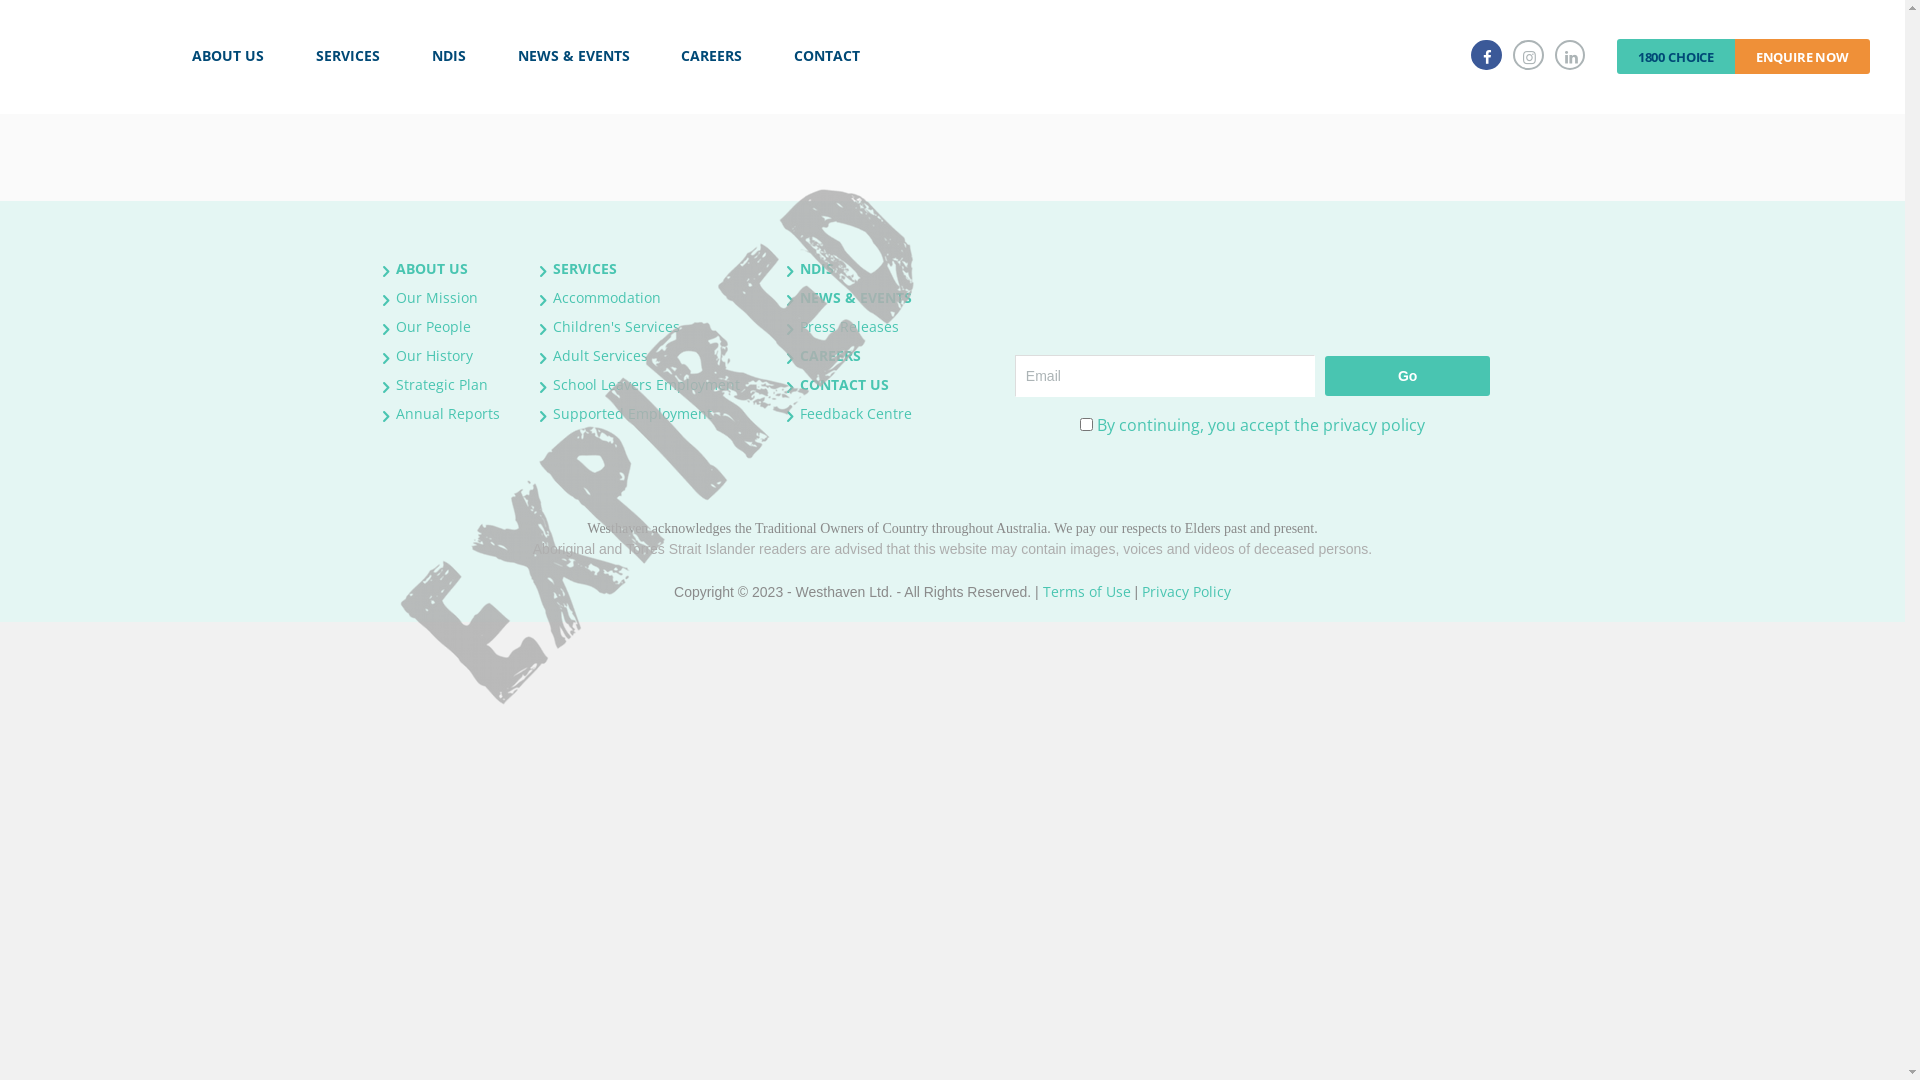  What do you see at coordinates (446, 412) in the screenshot?
I see `'Annual Reports'` at bounding box center [446, 412].